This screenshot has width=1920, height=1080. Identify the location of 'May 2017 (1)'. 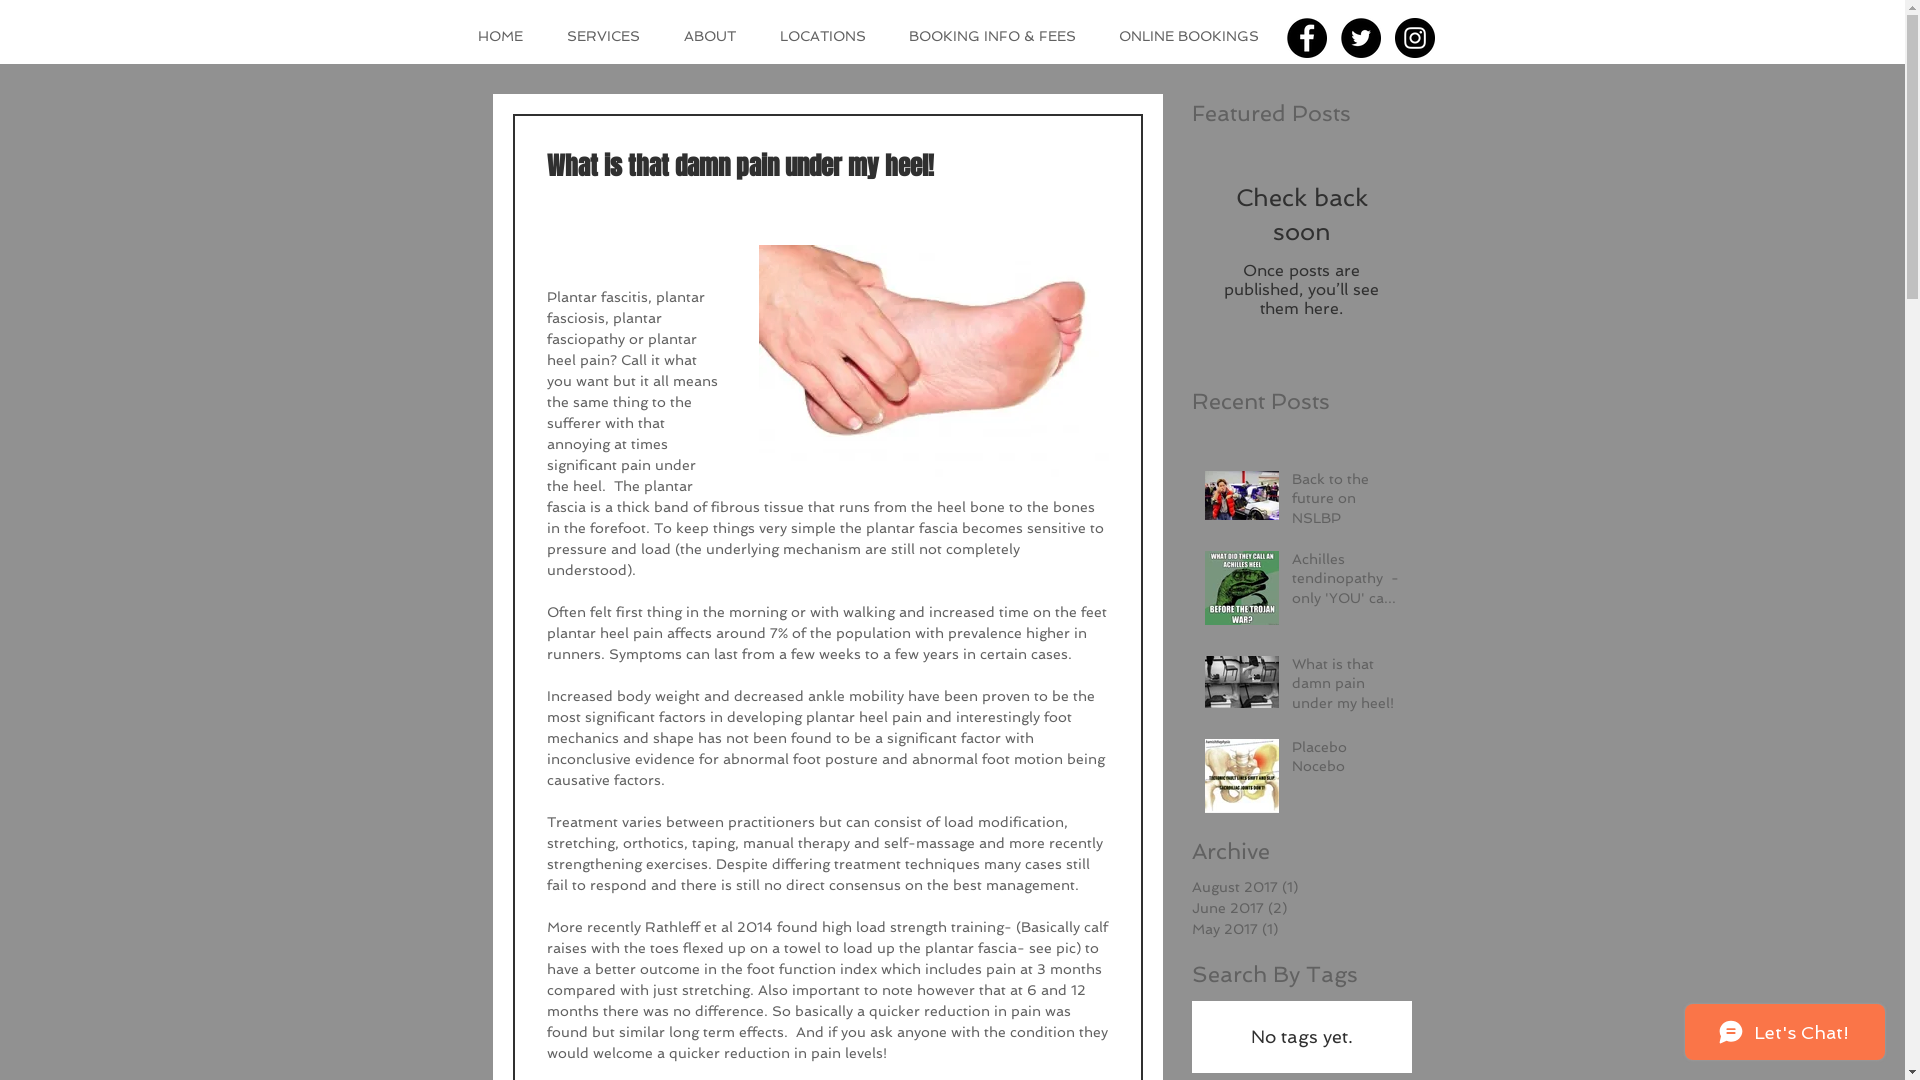
(1296, 929).